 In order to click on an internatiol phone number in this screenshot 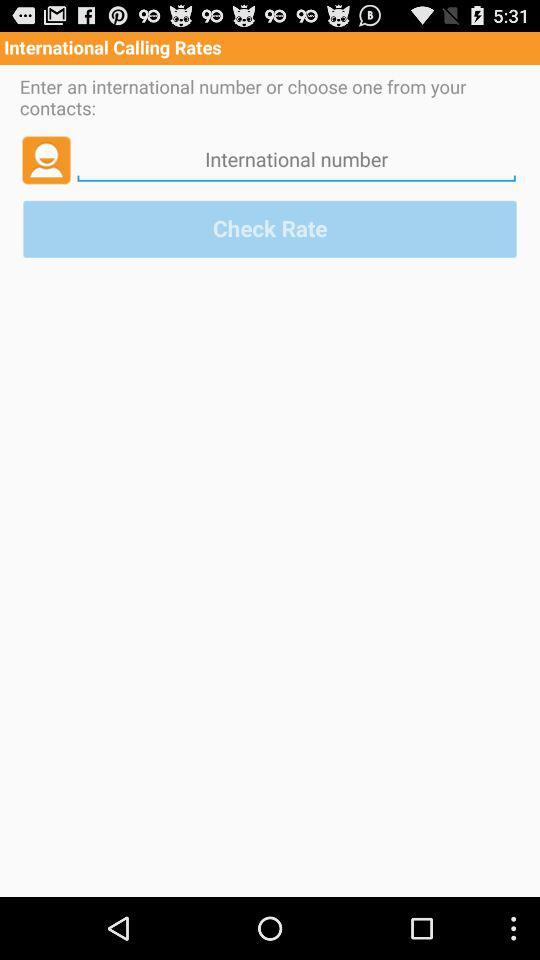, I will do `click(295, 158)`.